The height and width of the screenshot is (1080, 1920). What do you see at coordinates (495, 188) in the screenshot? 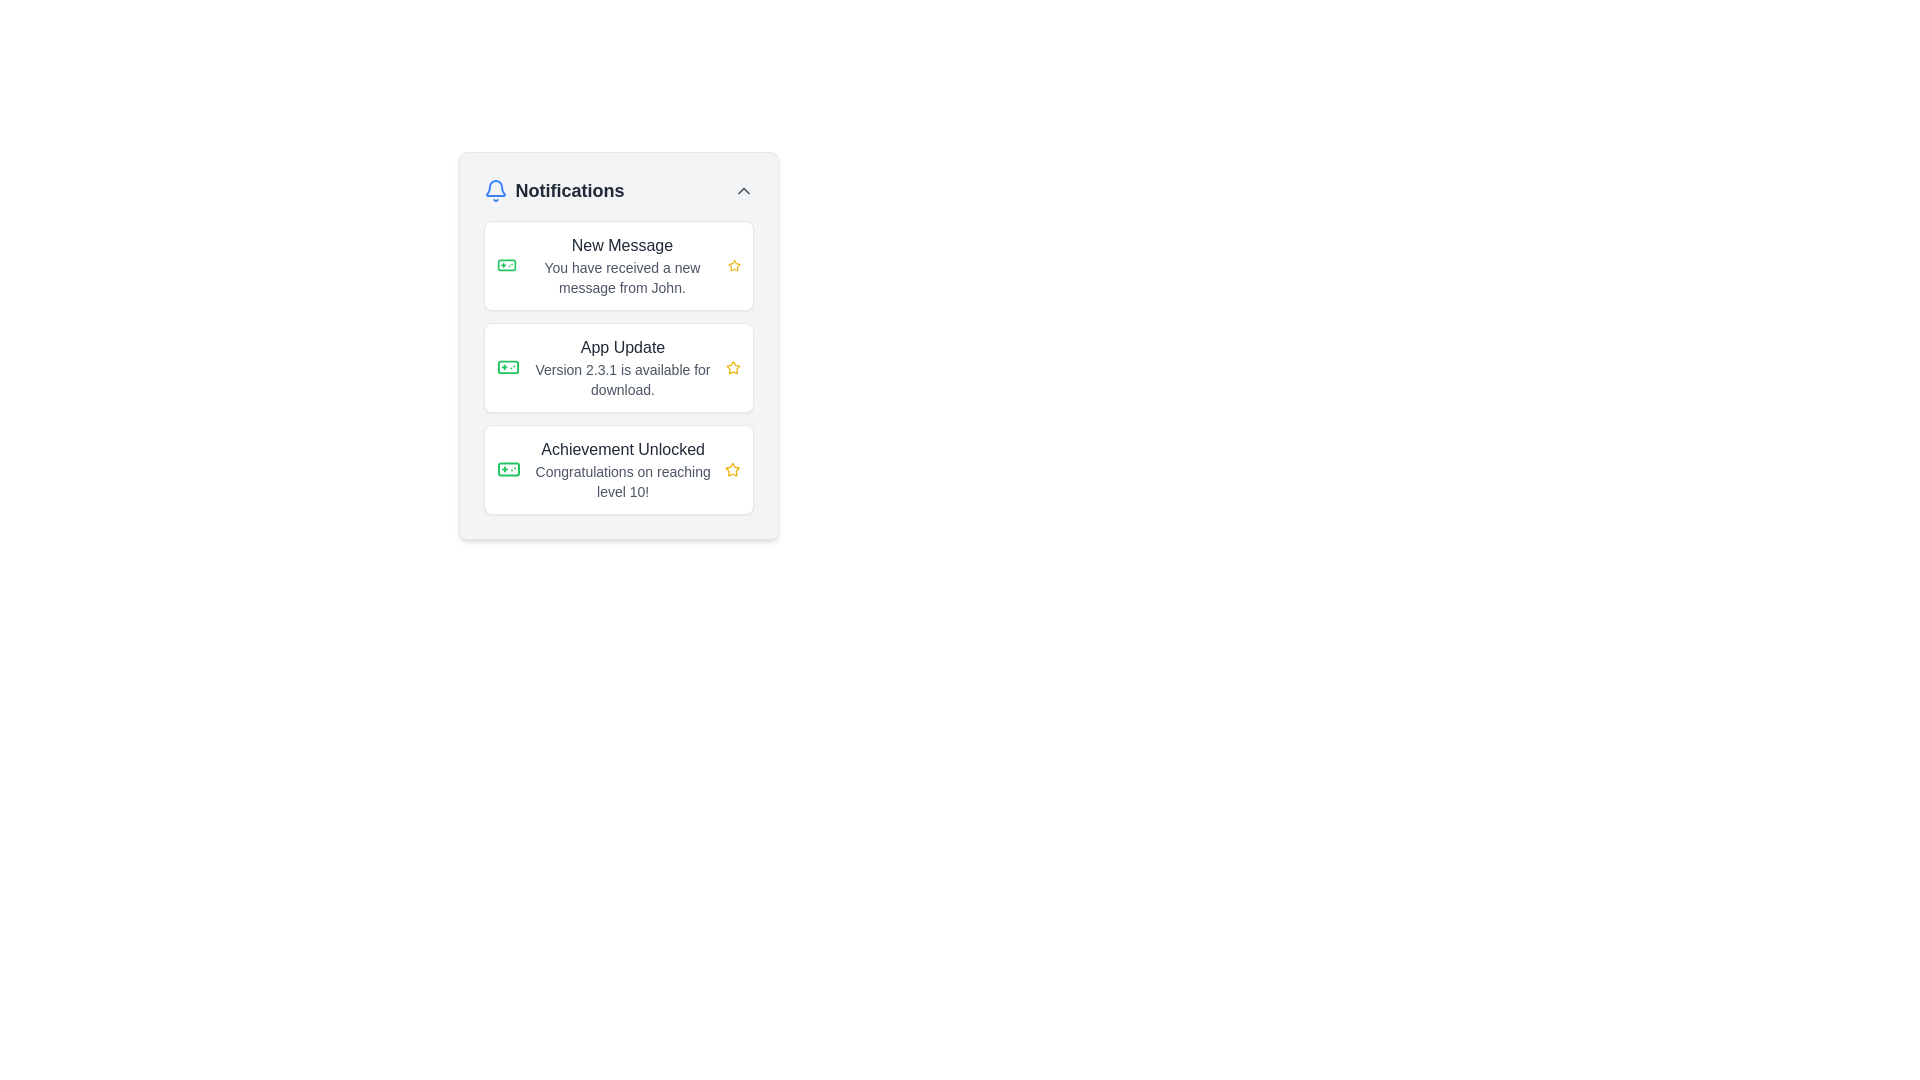
I see `the blue bell-shaped icon located at the top-left area of the notification panel, next to the 'Notifications' text` at bounding box center [495, 188].